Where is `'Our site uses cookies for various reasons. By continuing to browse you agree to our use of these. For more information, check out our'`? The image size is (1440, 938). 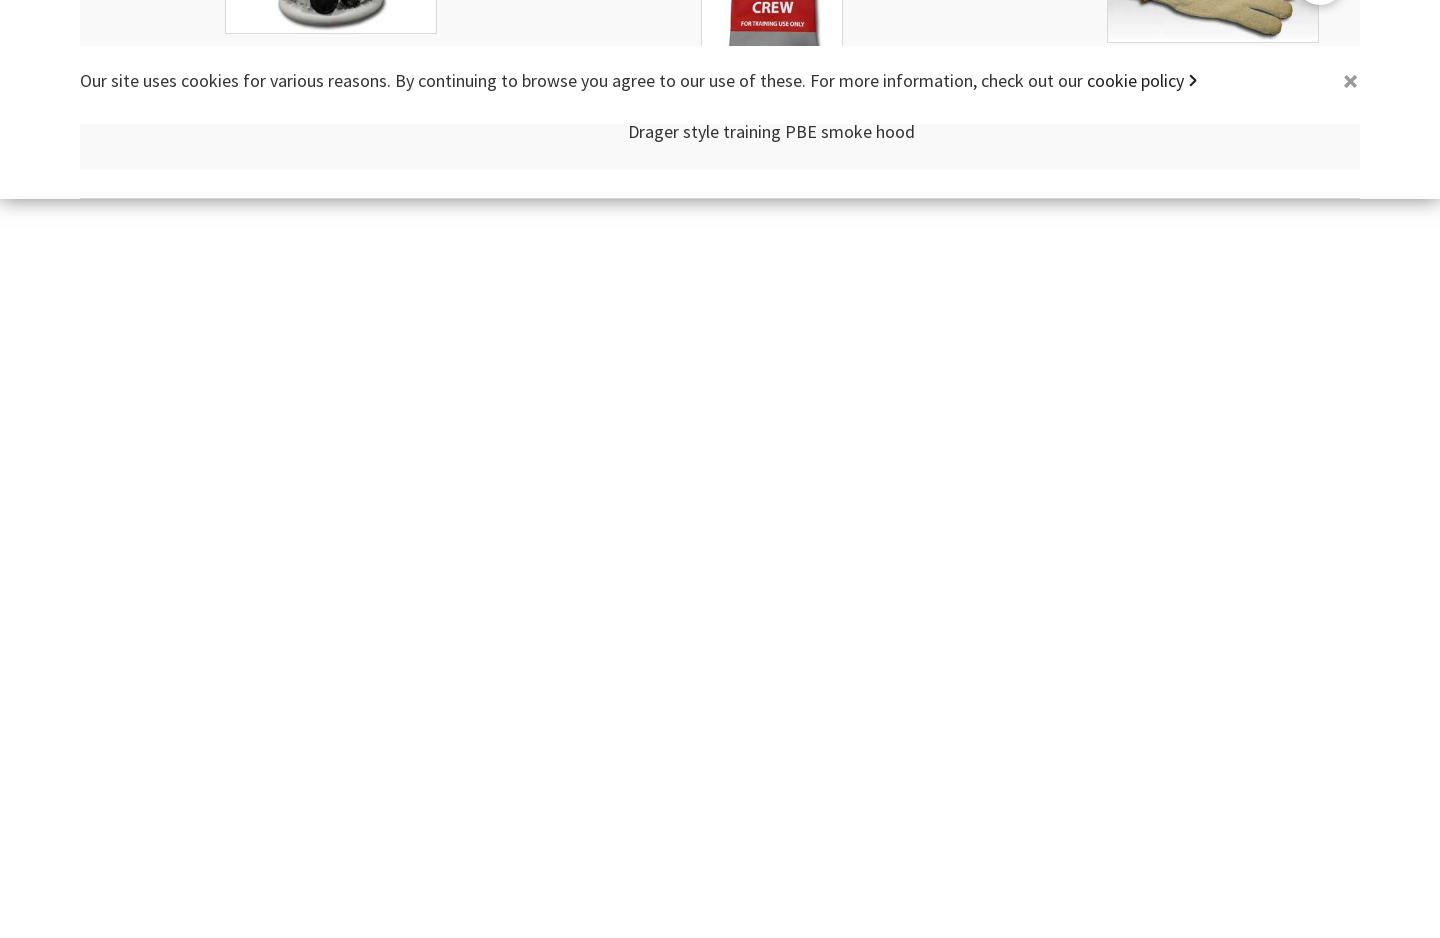 'Our site uses cookies for various reasons. By continuing to browse you agree to our use of these. For more information, check out our' is located at coordinates (583, 79).